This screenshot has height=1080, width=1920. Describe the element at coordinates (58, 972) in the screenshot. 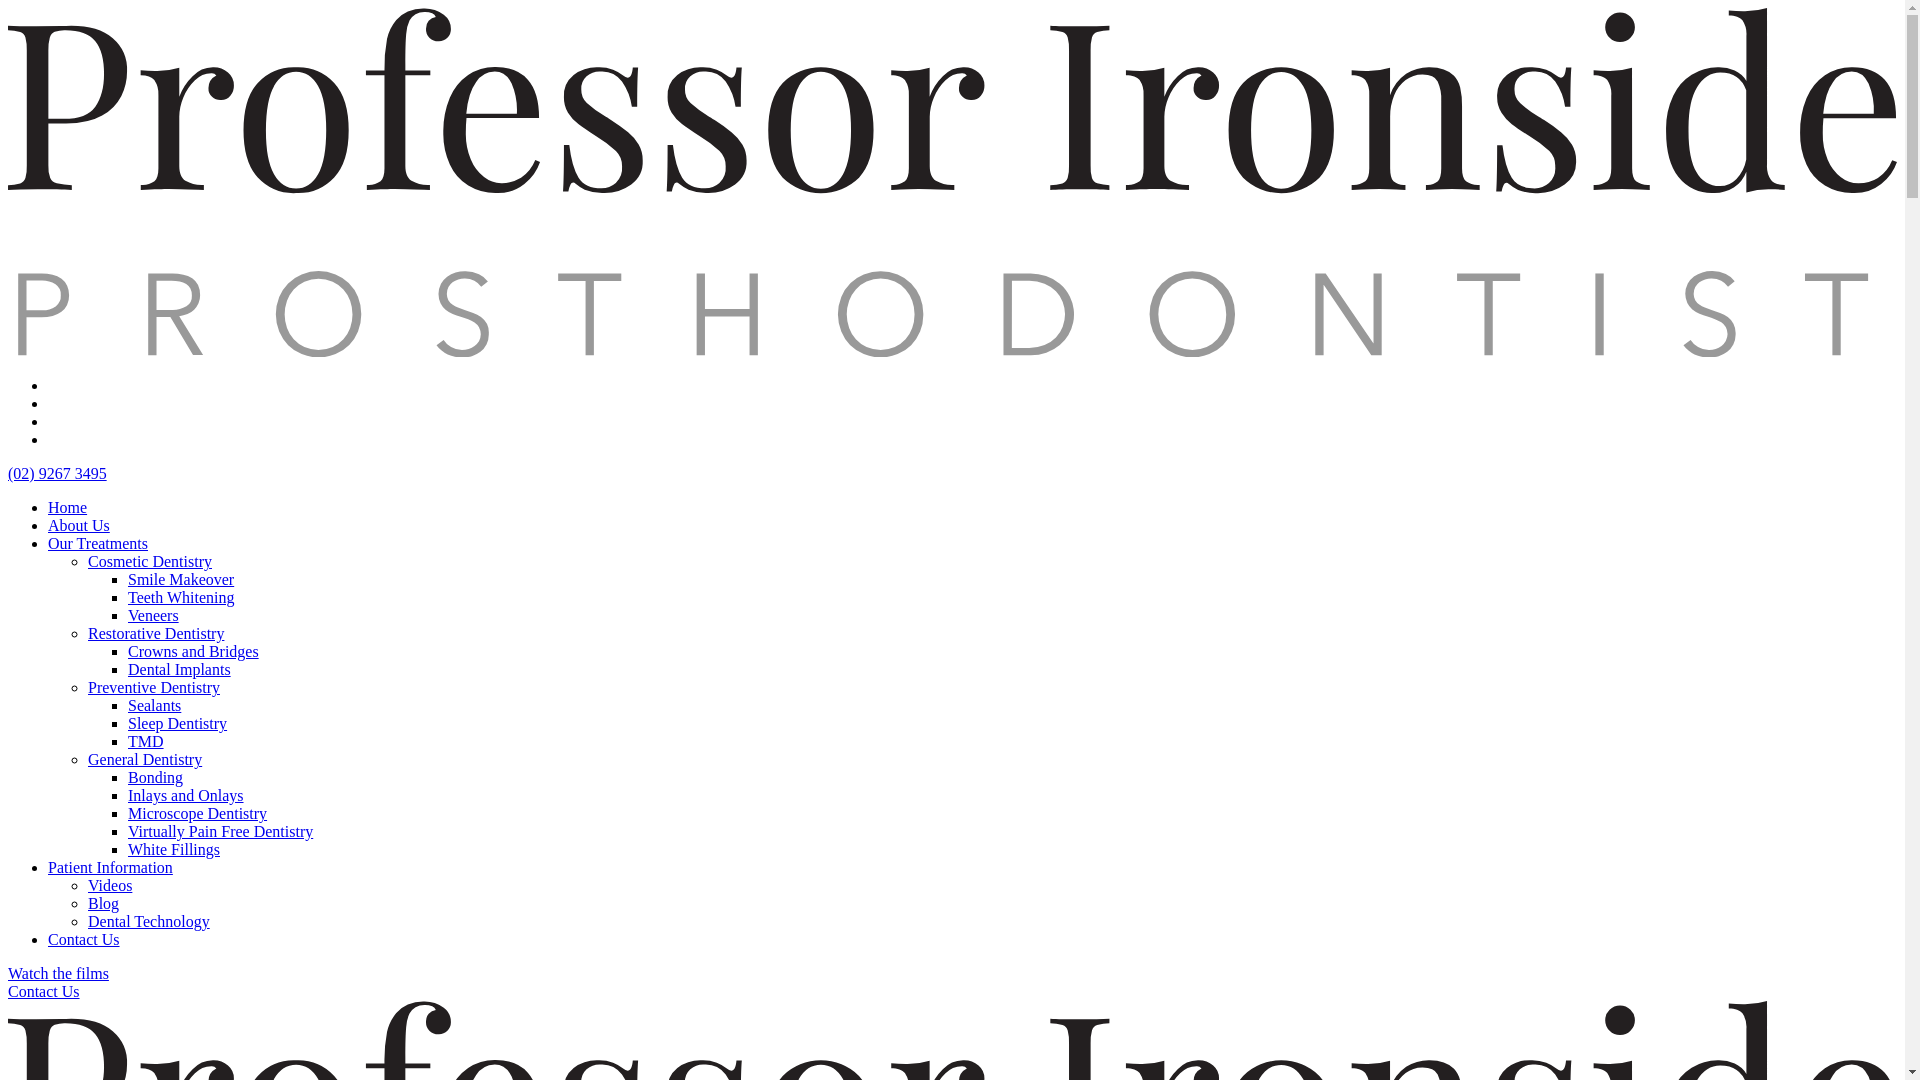

I see `'Watch the films'` at that location.